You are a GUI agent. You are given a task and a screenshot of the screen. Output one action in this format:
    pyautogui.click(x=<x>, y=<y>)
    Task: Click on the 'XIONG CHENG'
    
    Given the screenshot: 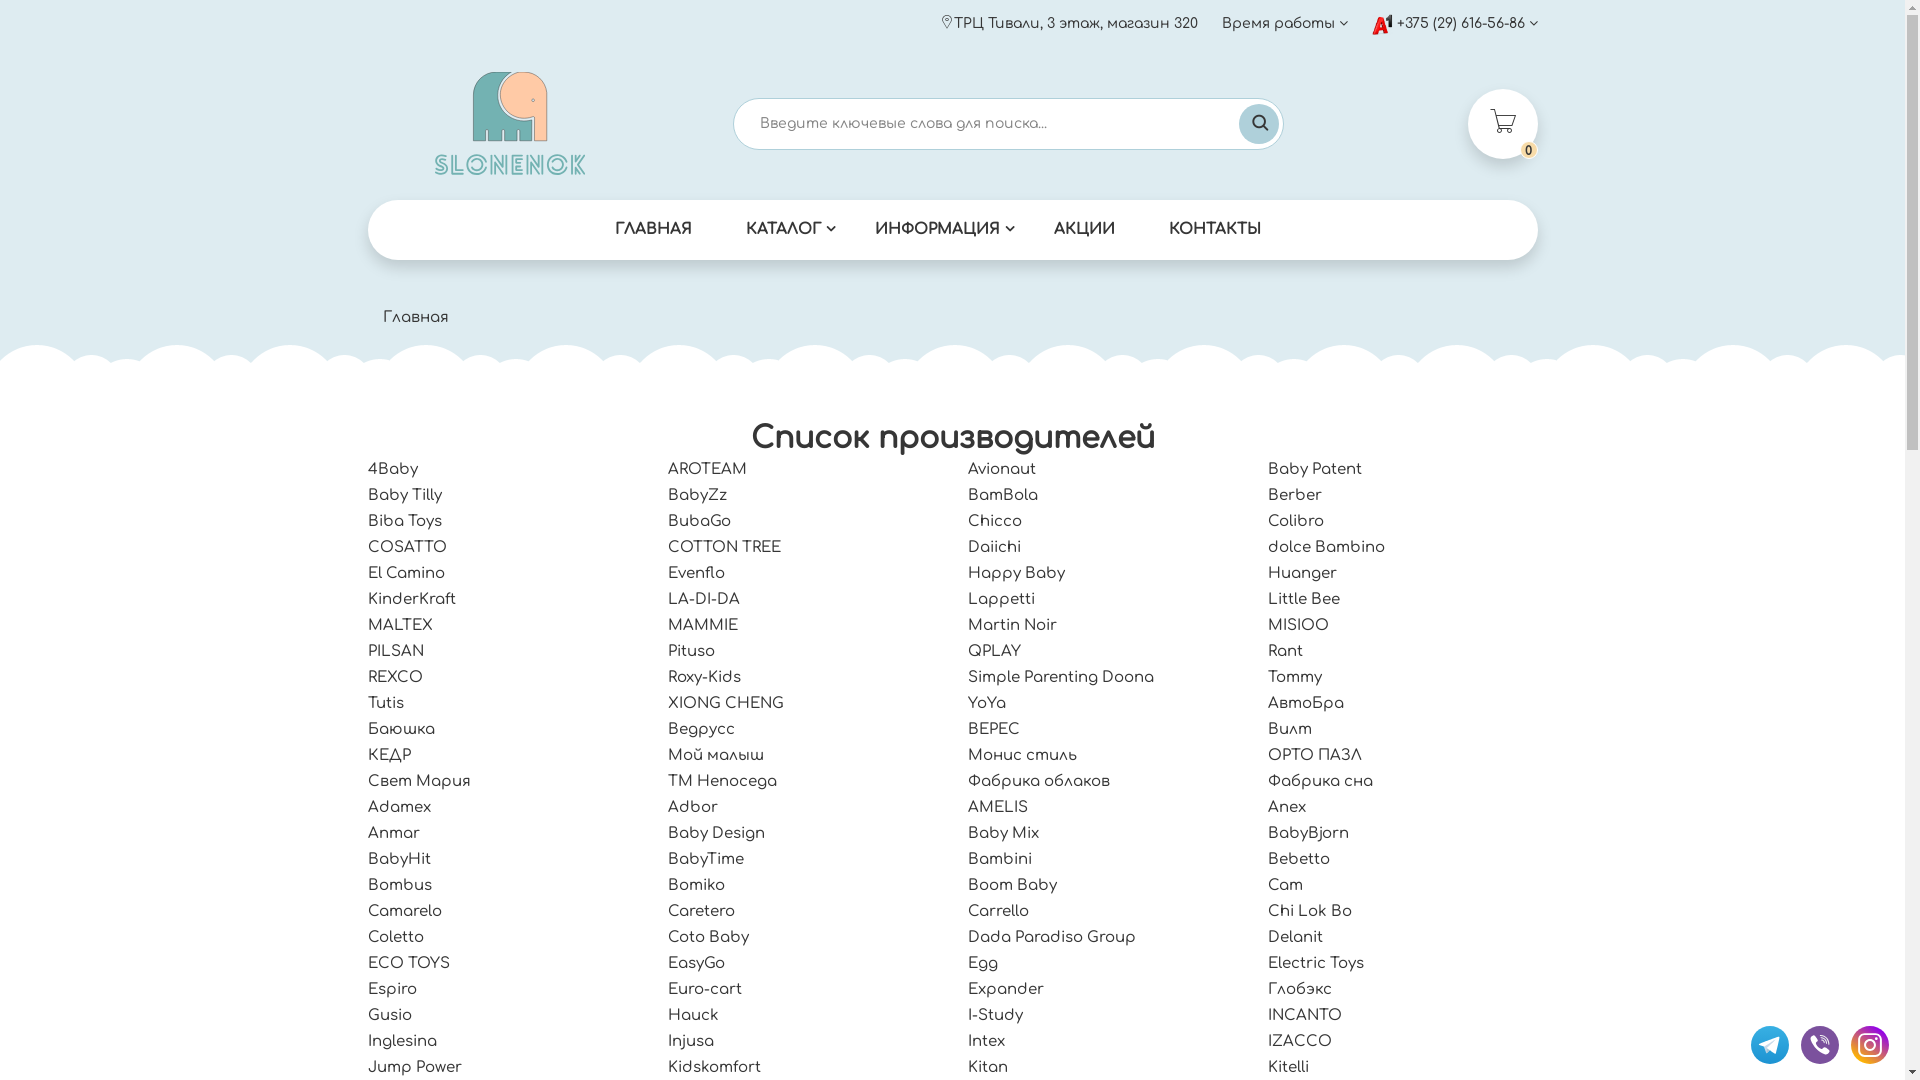 What is the action you would take?
    pyautogui.click(x=724, y=702)
    